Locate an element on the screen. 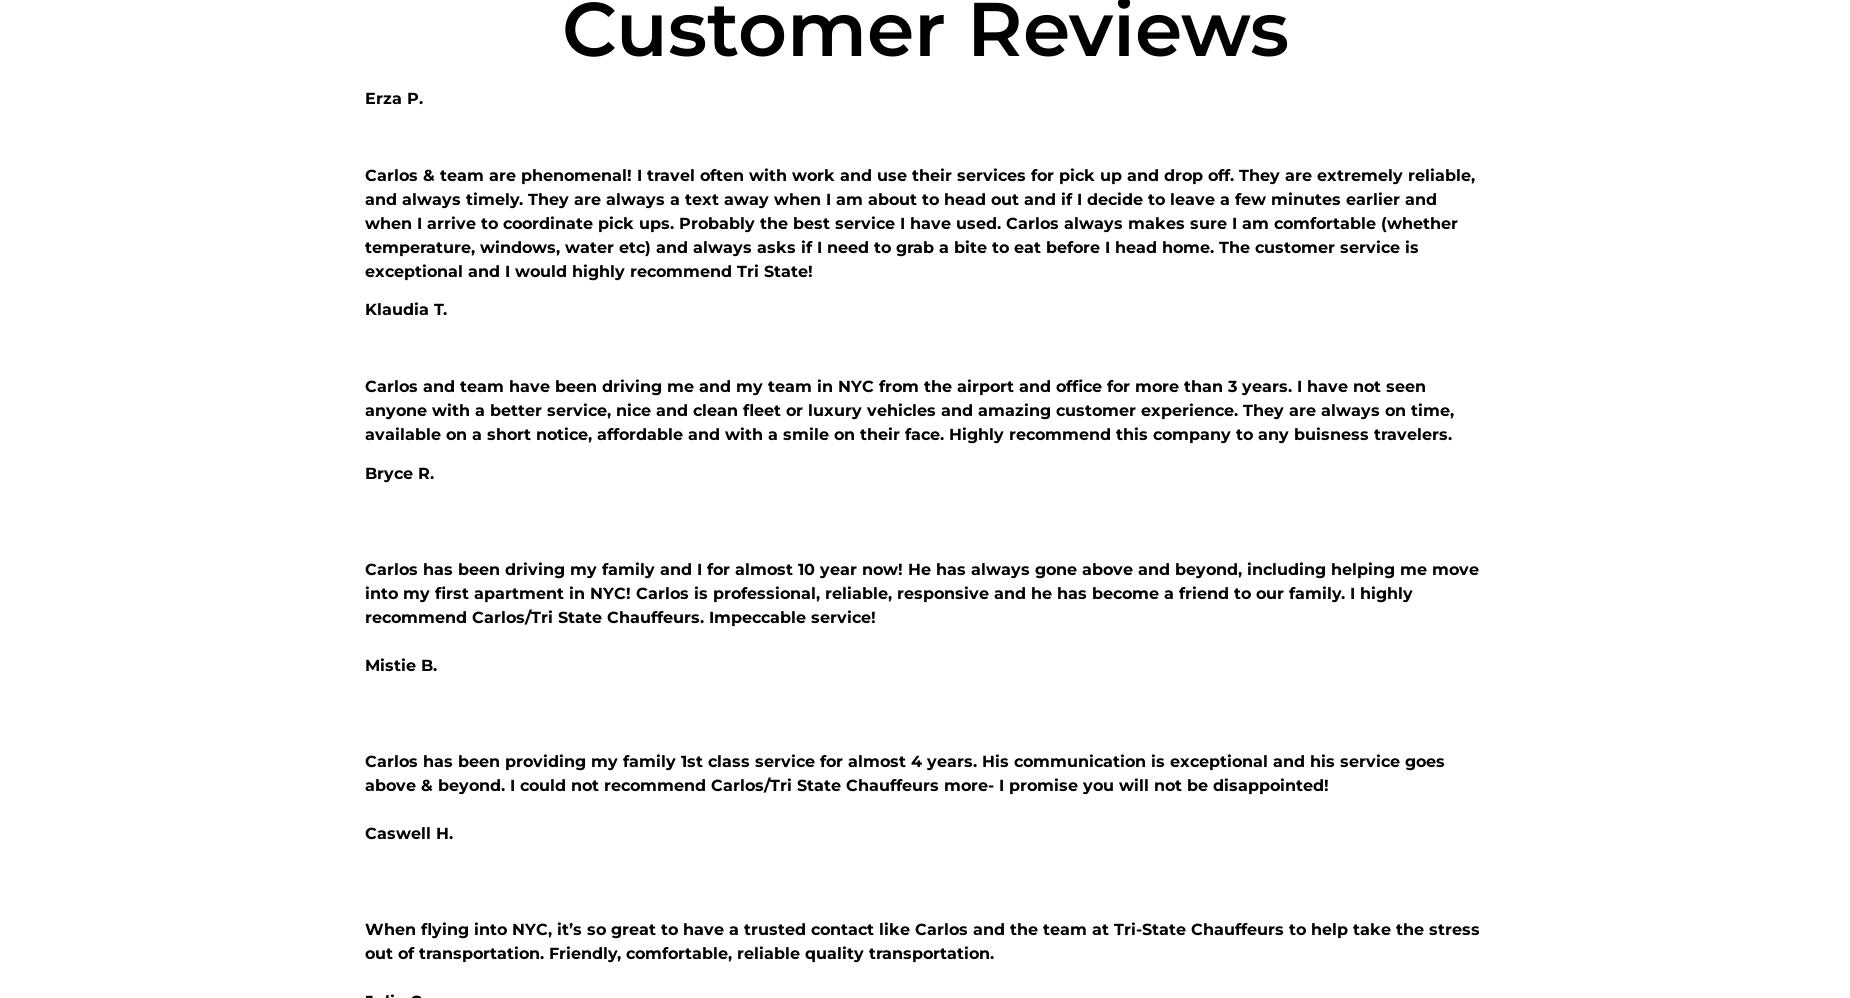  'When flying into NYC, it’s so great to have a trusted contact like Carlos and the team at Tri-State Chauffeurs to help take the stress out of transportation. Friendly, comfortable, reliable quality transportation.' is located at coordinates (922, 940).